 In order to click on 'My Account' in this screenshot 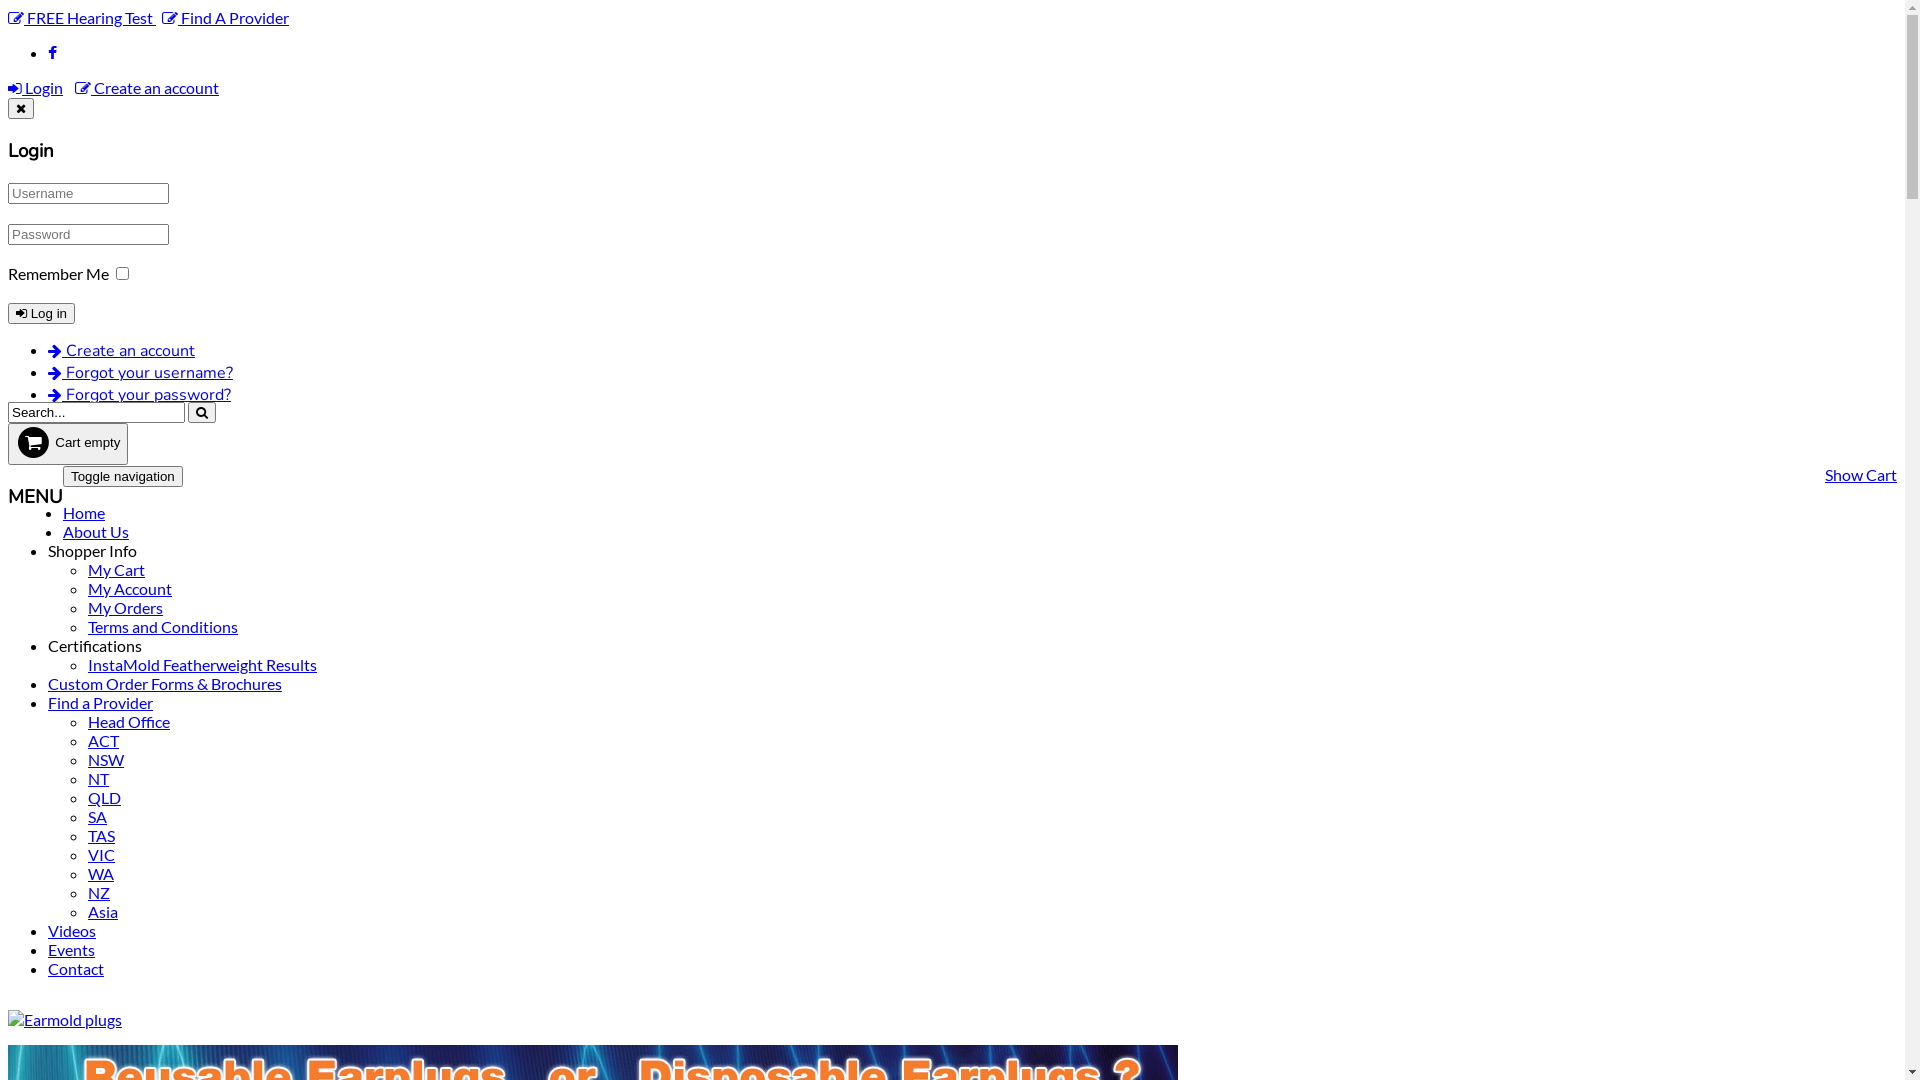, I will do `click(128, 587)`.